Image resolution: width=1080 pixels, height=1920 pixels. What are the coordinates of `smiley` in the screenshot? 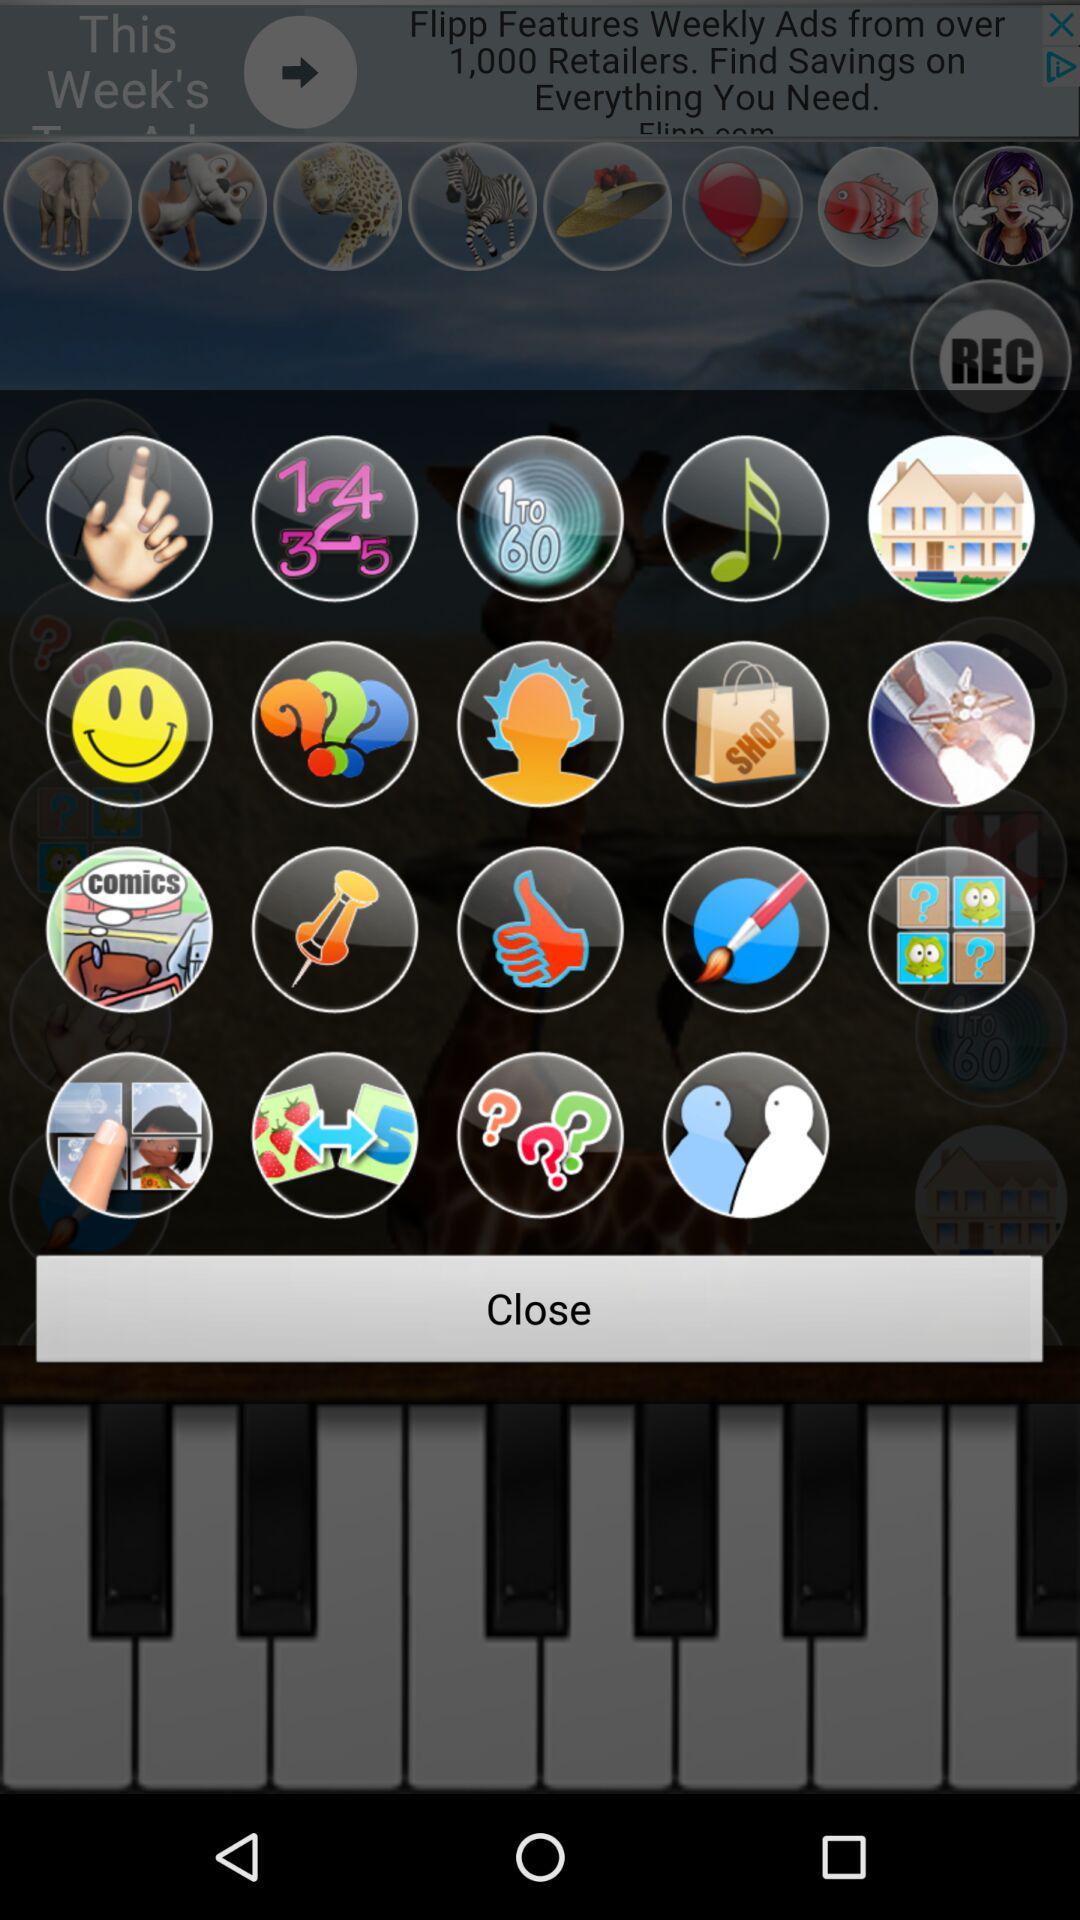 It's located at (128, 723).